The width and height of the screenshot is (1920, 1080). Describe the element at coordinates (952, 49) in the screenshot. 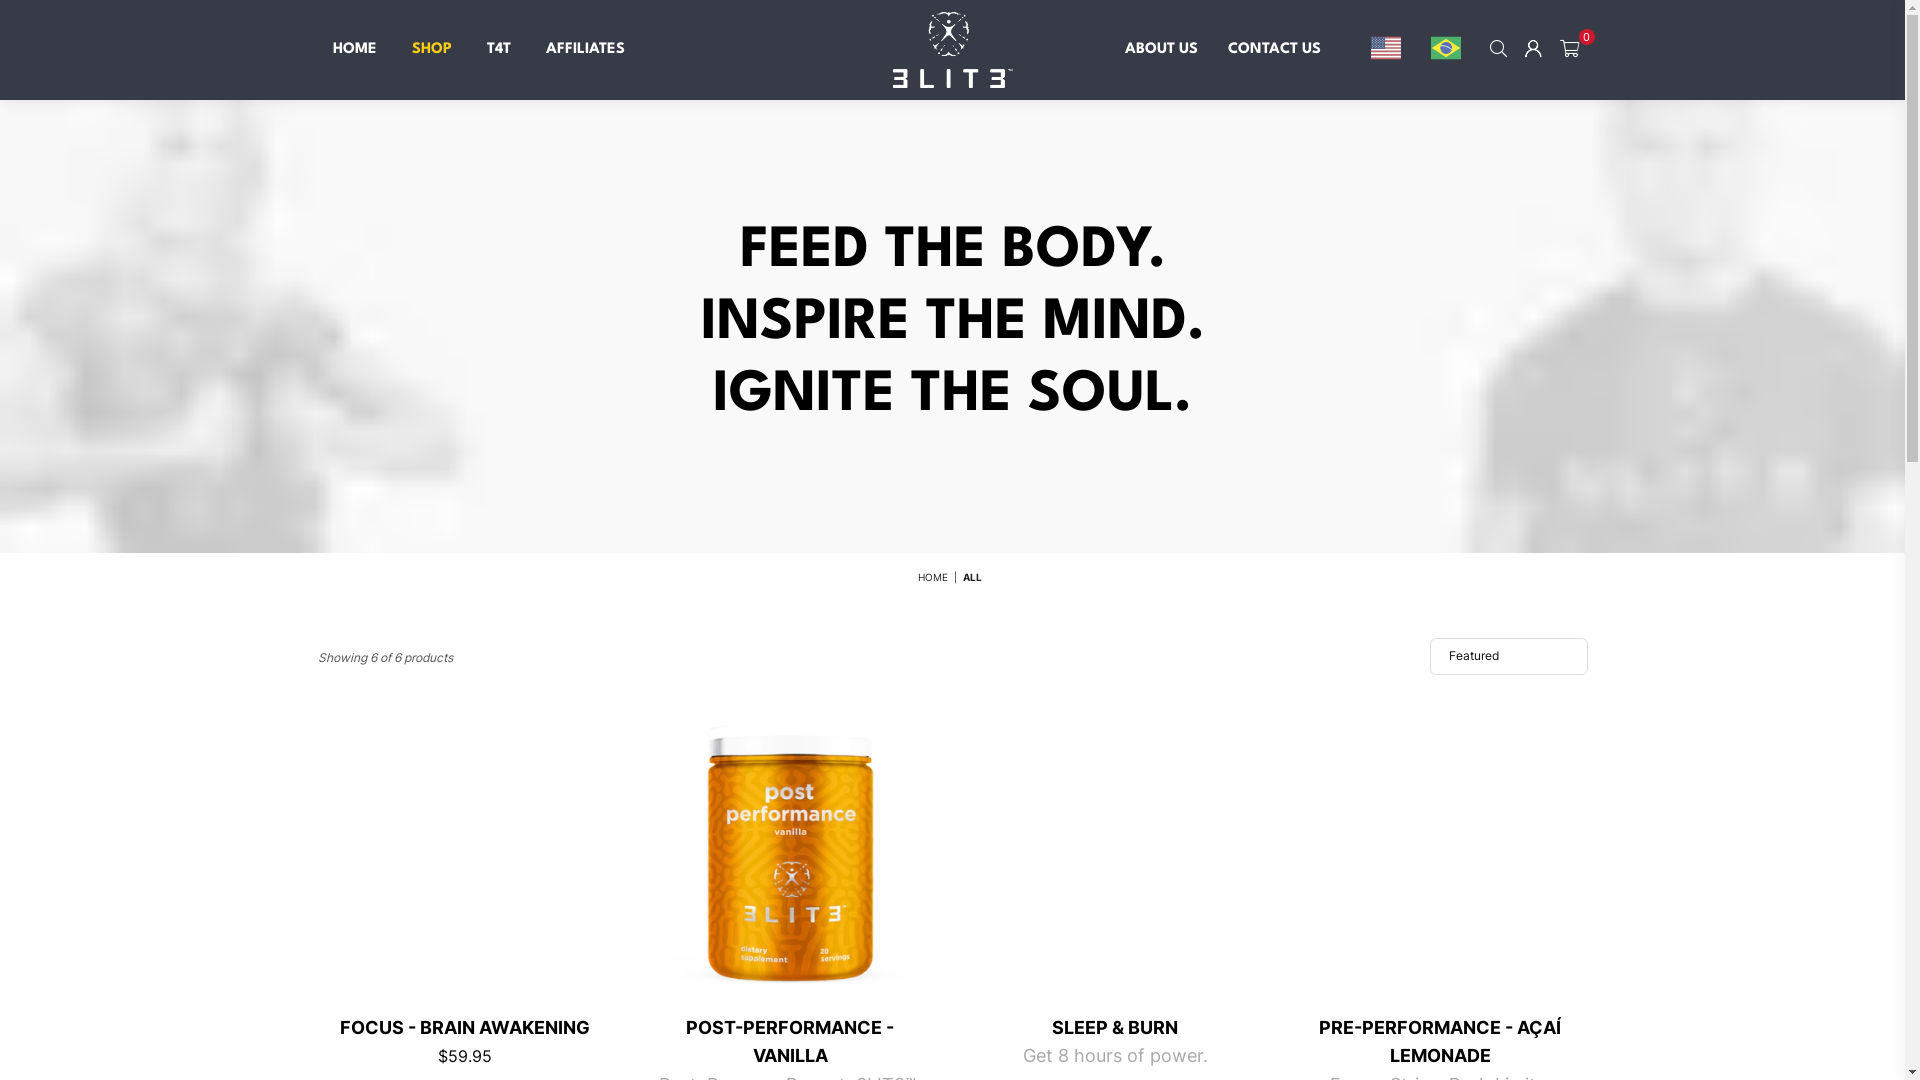

I see `'3LIT3 SUPPLEMENTS'` at that location.